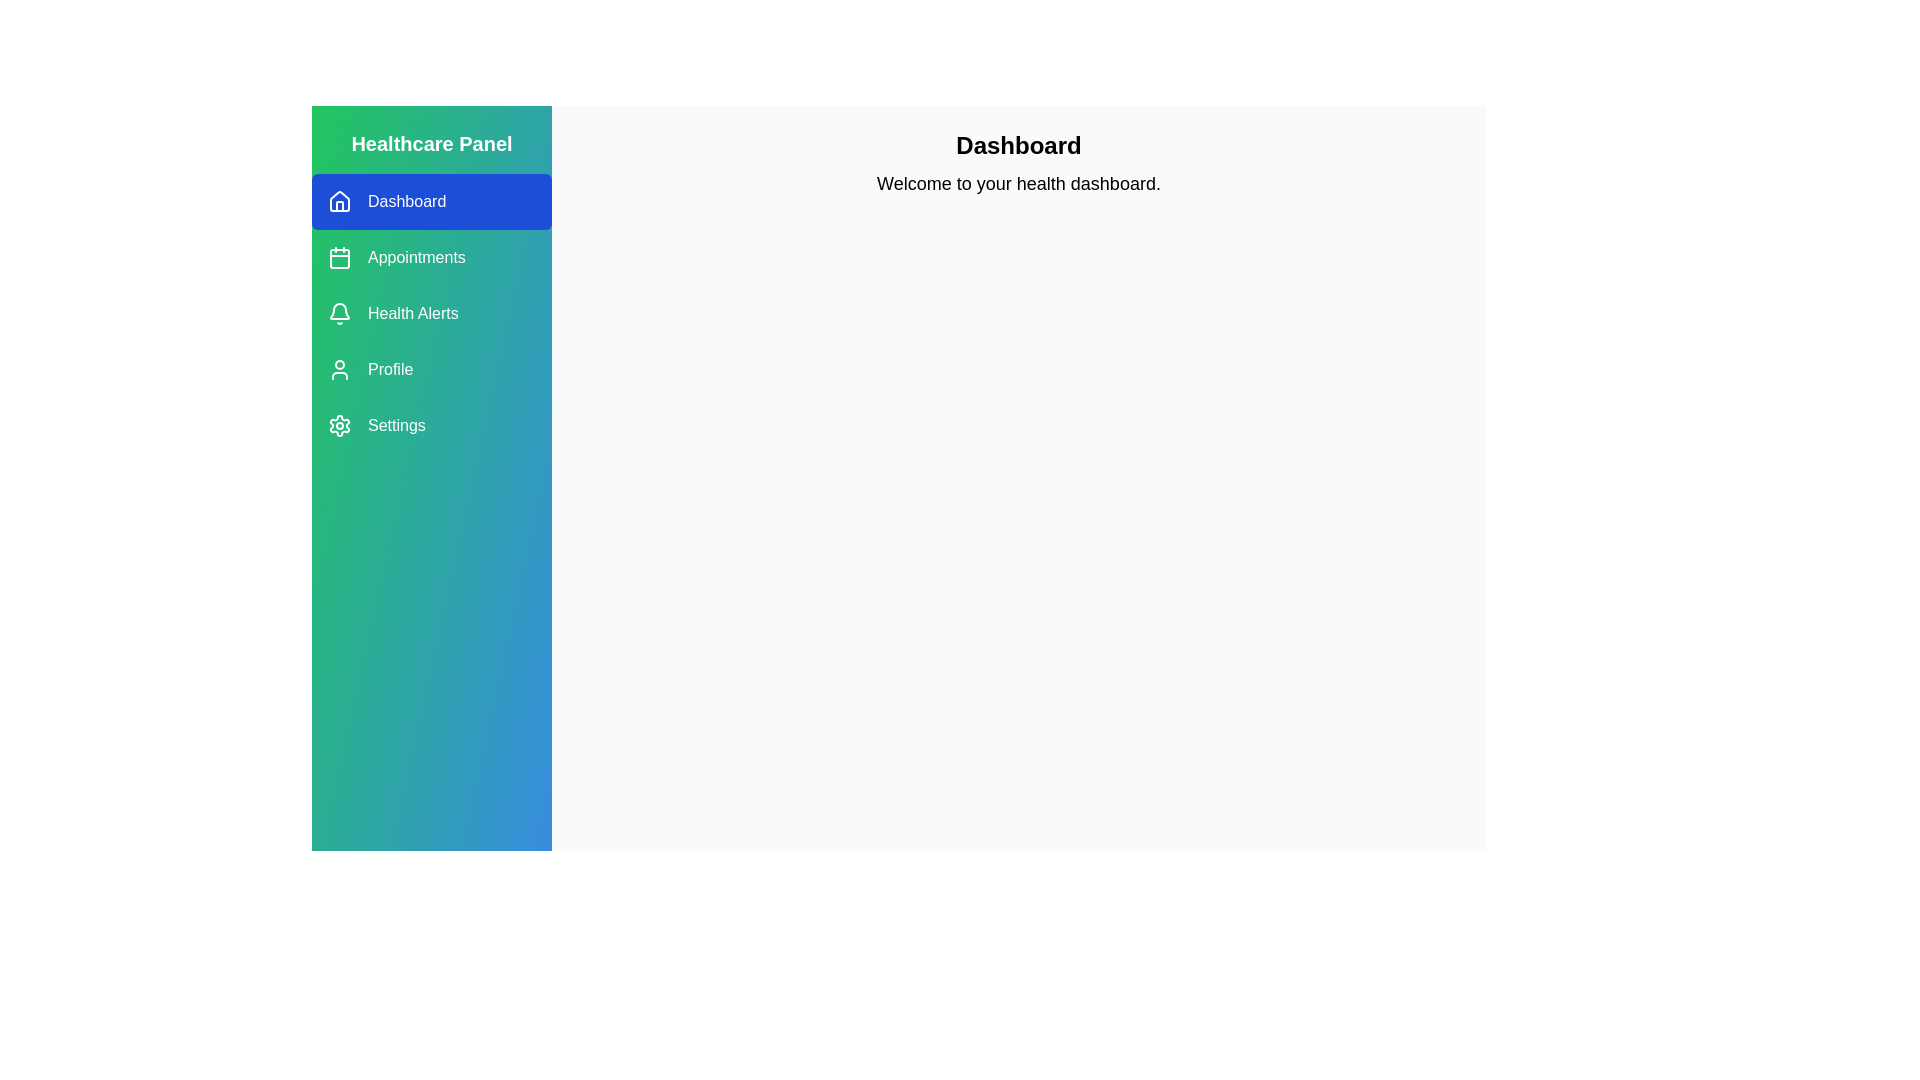 Image resolution: width=1920 pixels, height=1080 pixels. What do you see at coordinates (431, 424) in the screenshot?
I see `the 'Settings' button located in the vertical menu` at bounding box center [431, 424].